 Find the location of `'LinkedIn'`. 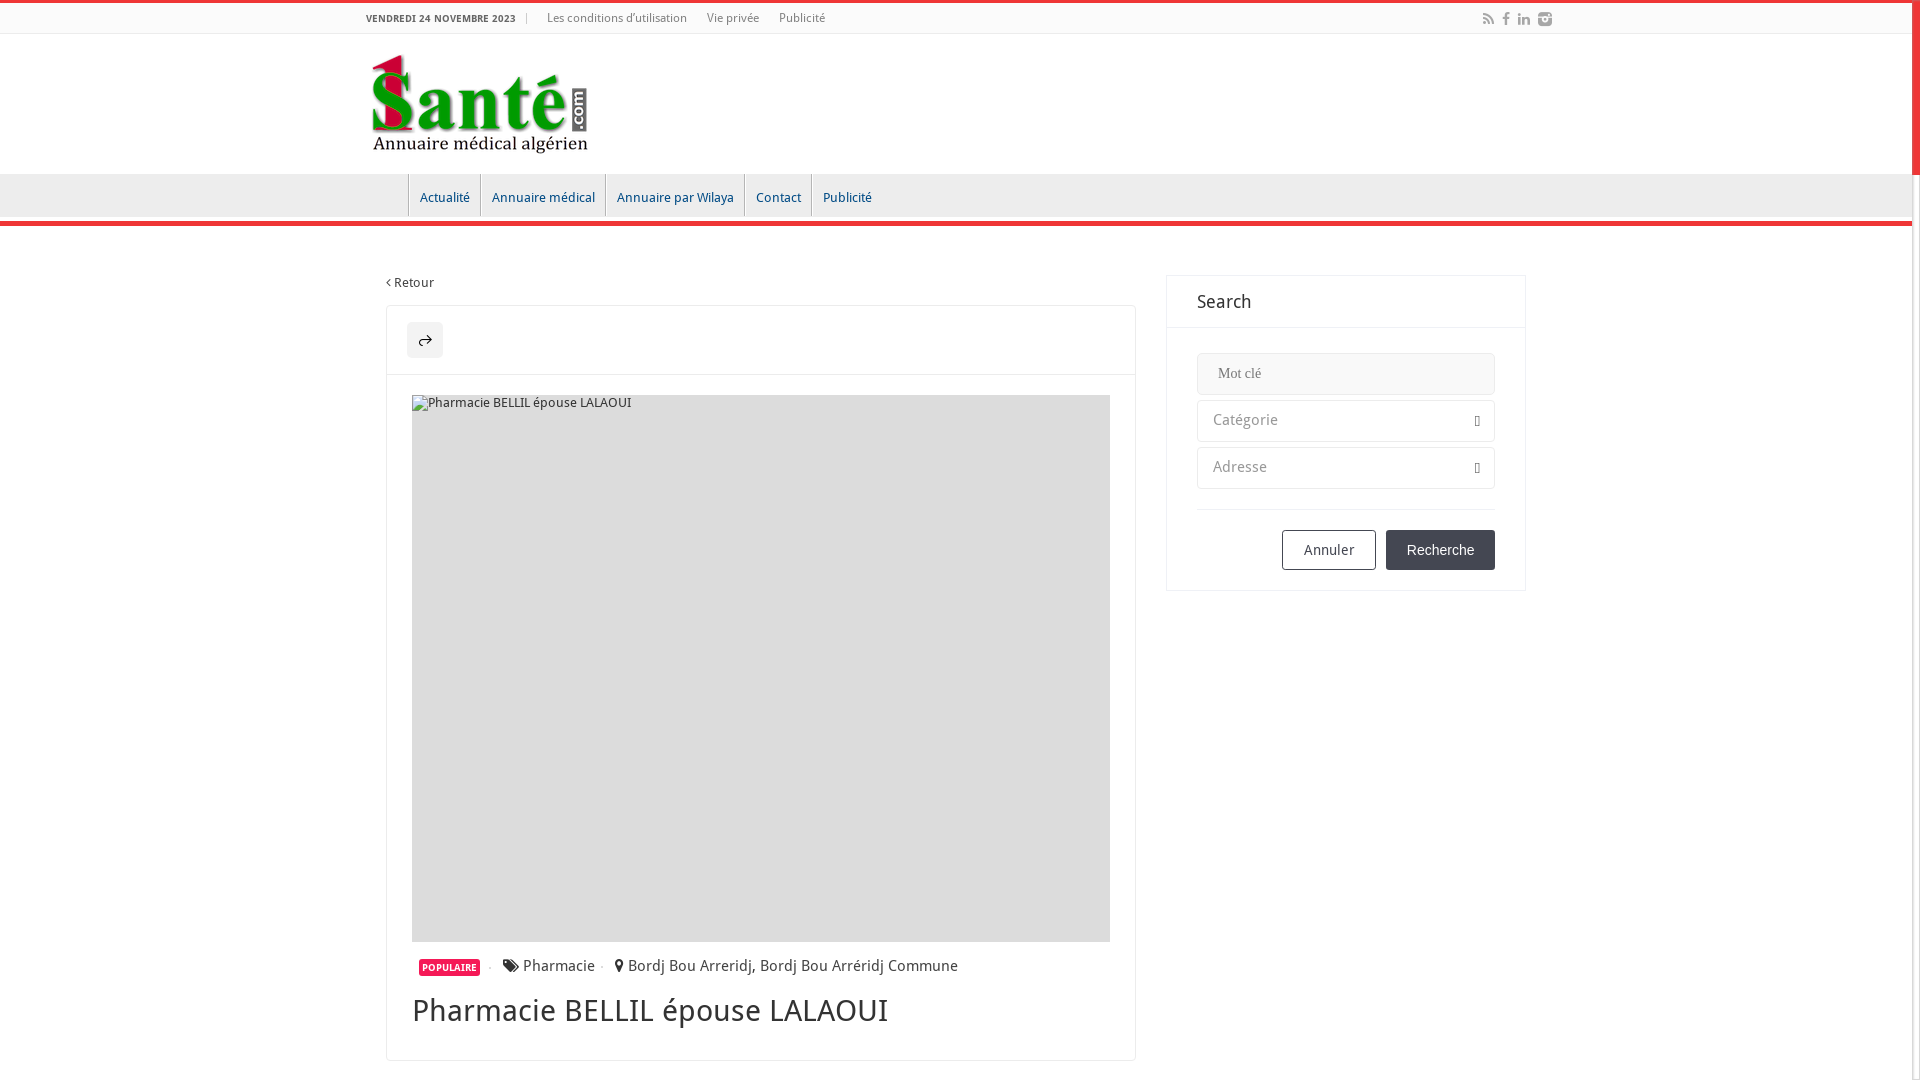

'LinkedIn' is located at coordinates (1522, 19).